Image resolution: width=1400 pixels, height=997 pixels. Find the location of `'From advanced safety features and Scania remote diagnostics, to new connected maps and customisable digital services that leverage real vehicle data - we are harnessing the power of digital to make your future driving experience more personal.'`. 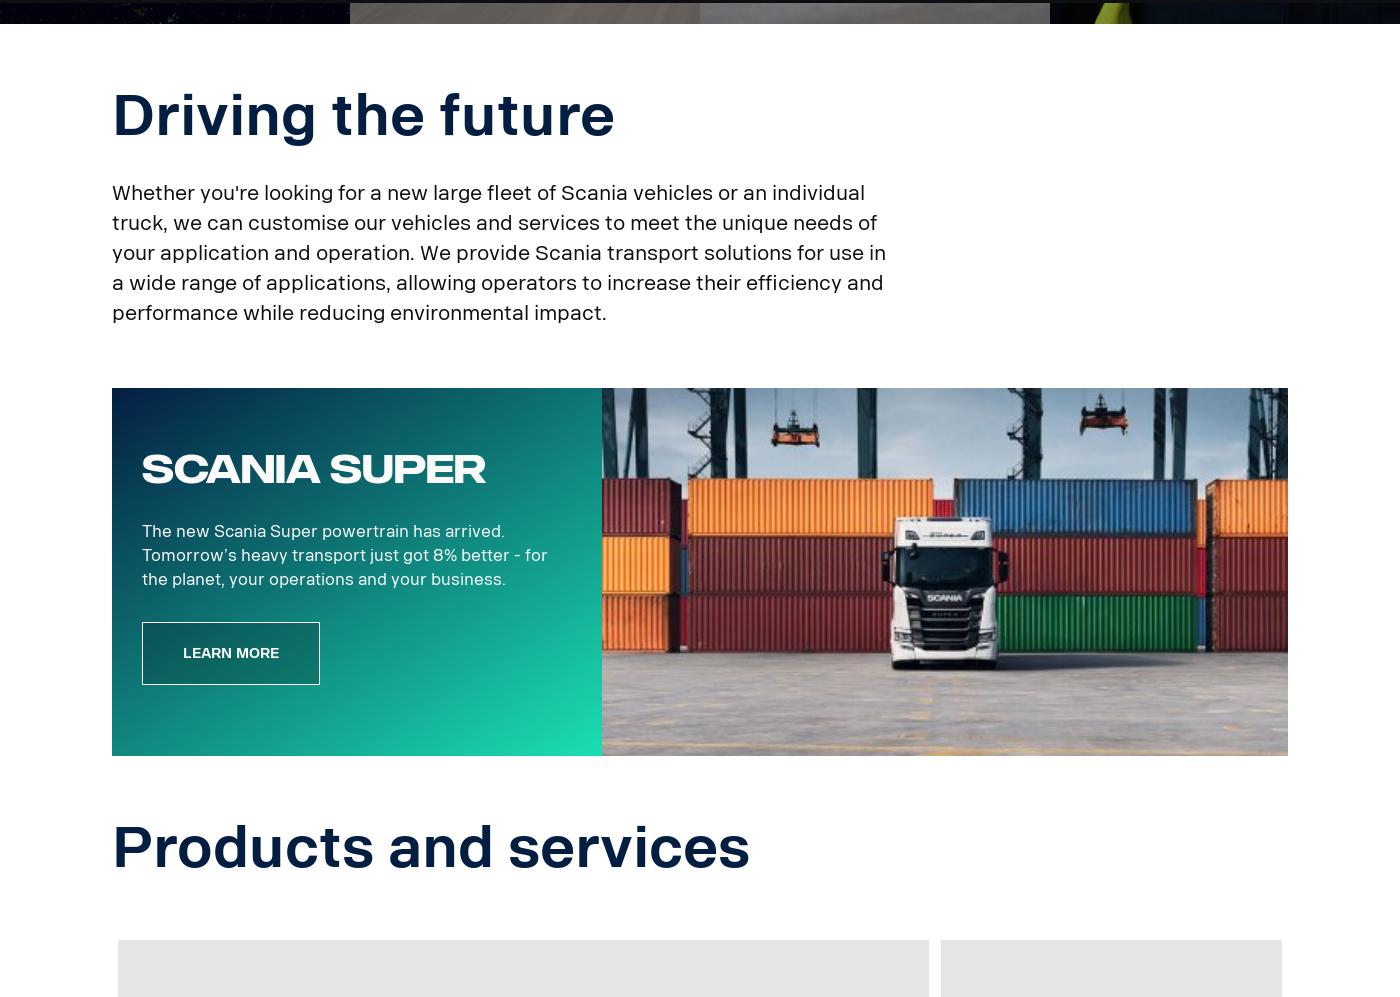

'From advanced safety features and Scania remote diagnostics, to new connected maps and customisable digital services that leverage real vehicle data - we are harnessing the power of digital to make your future driving experience more personal.' is located at coordinates (204, 107).